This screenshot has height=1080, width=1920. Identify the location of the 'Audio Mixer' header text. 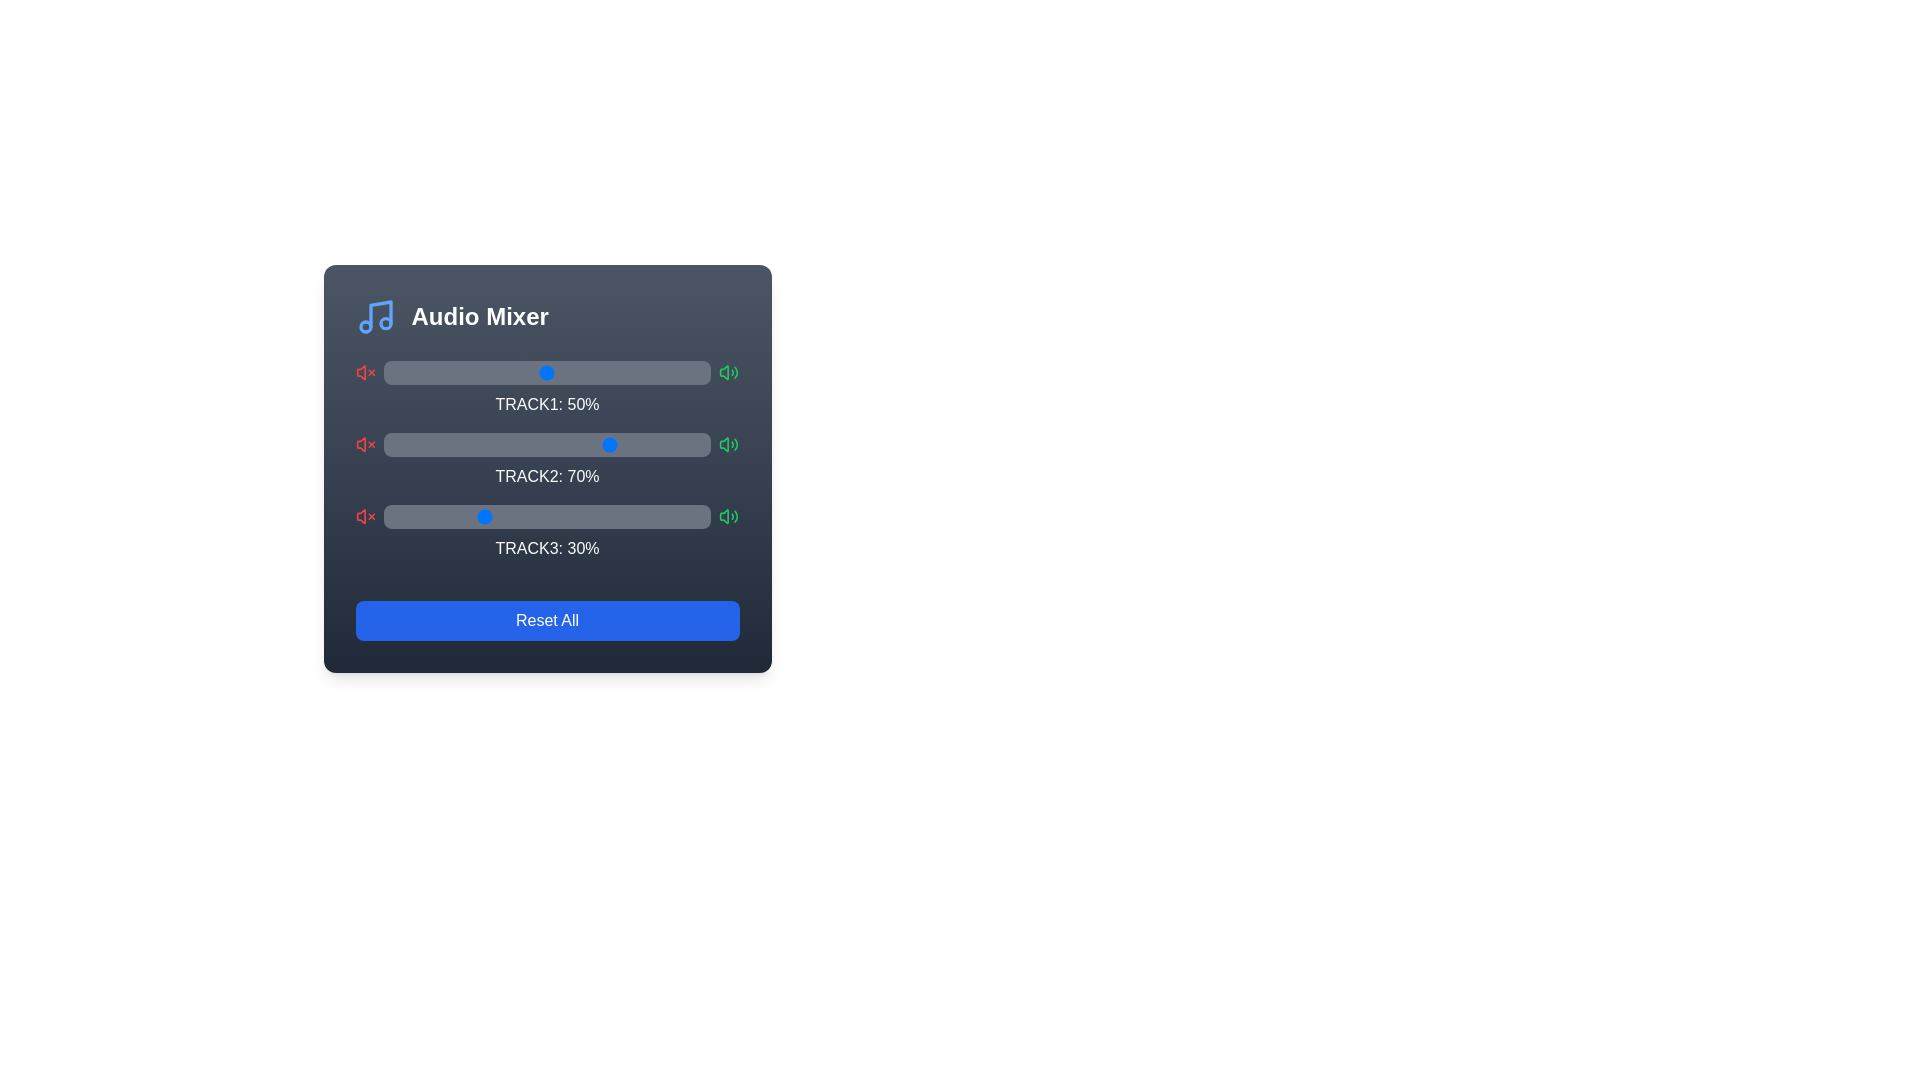
(480, 315).